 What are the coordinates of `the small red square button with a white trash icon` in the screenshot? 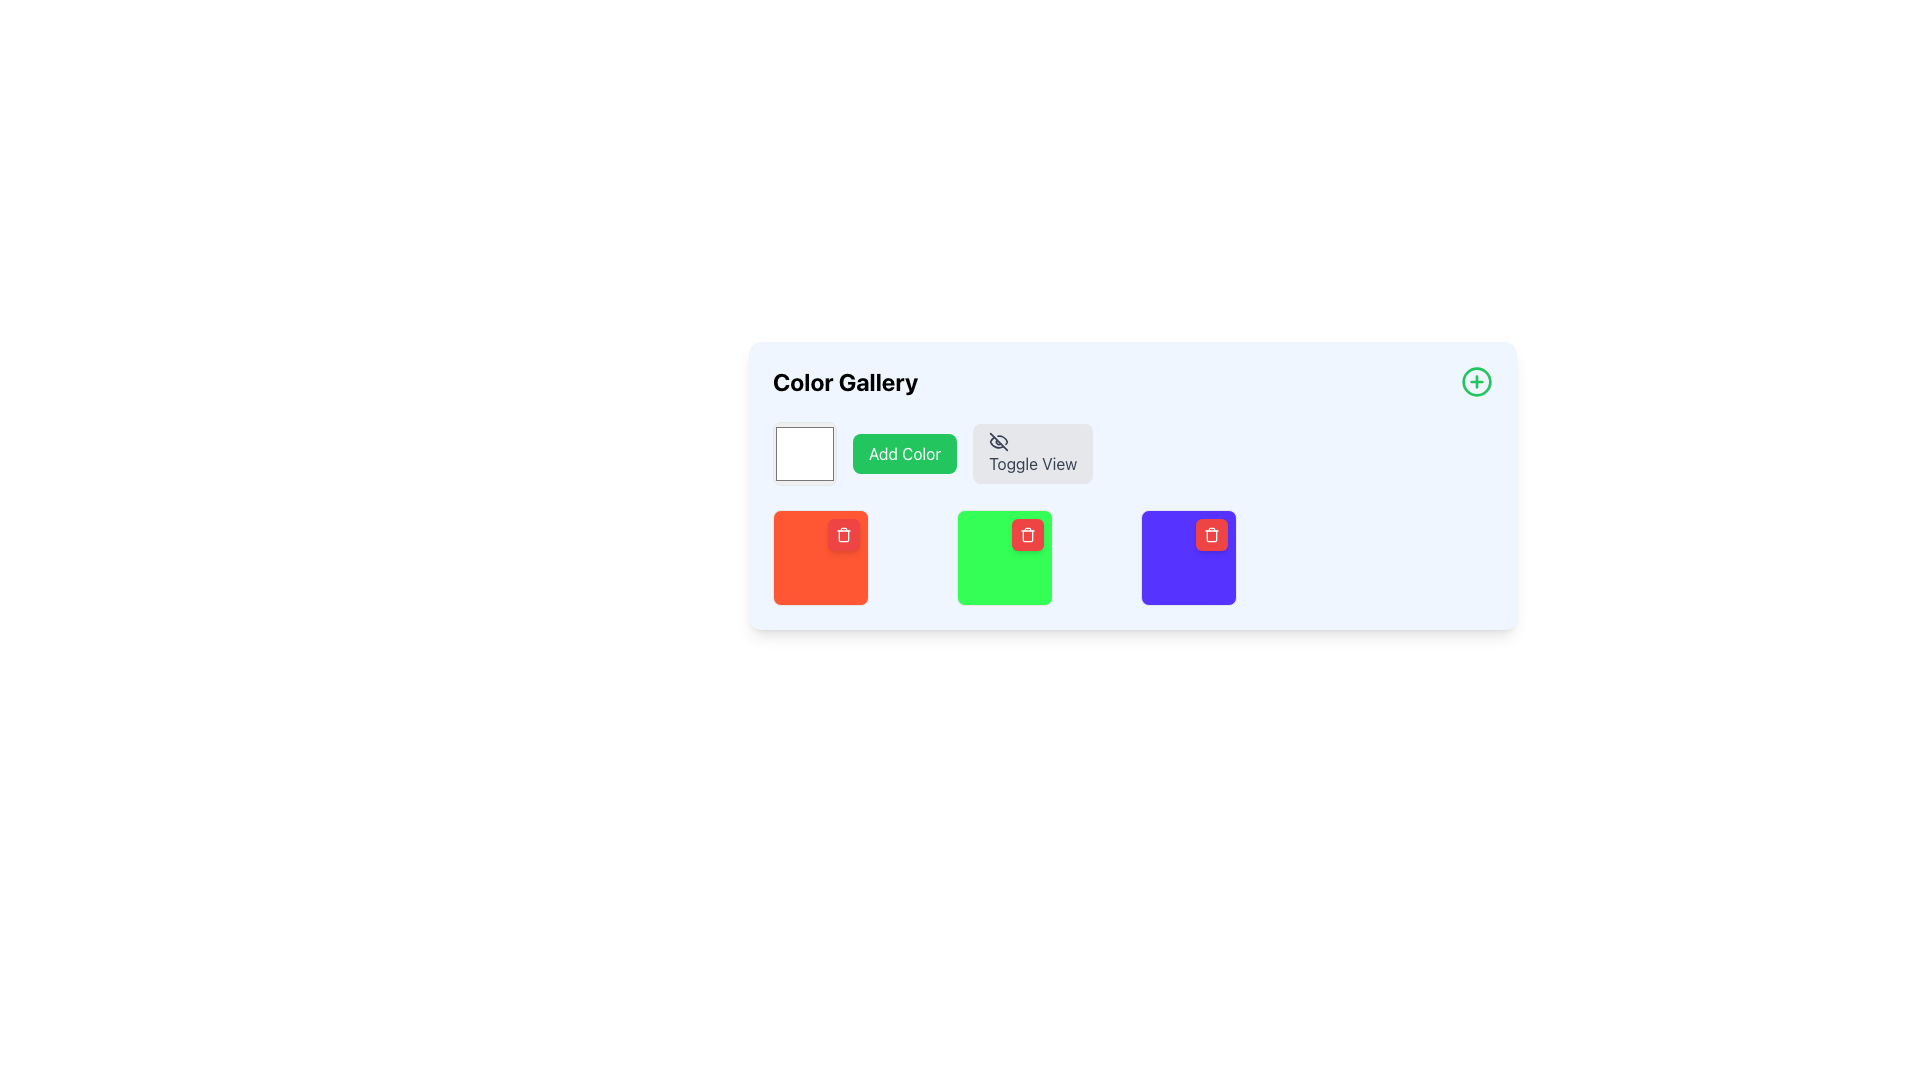 It's located at (1027, 534).